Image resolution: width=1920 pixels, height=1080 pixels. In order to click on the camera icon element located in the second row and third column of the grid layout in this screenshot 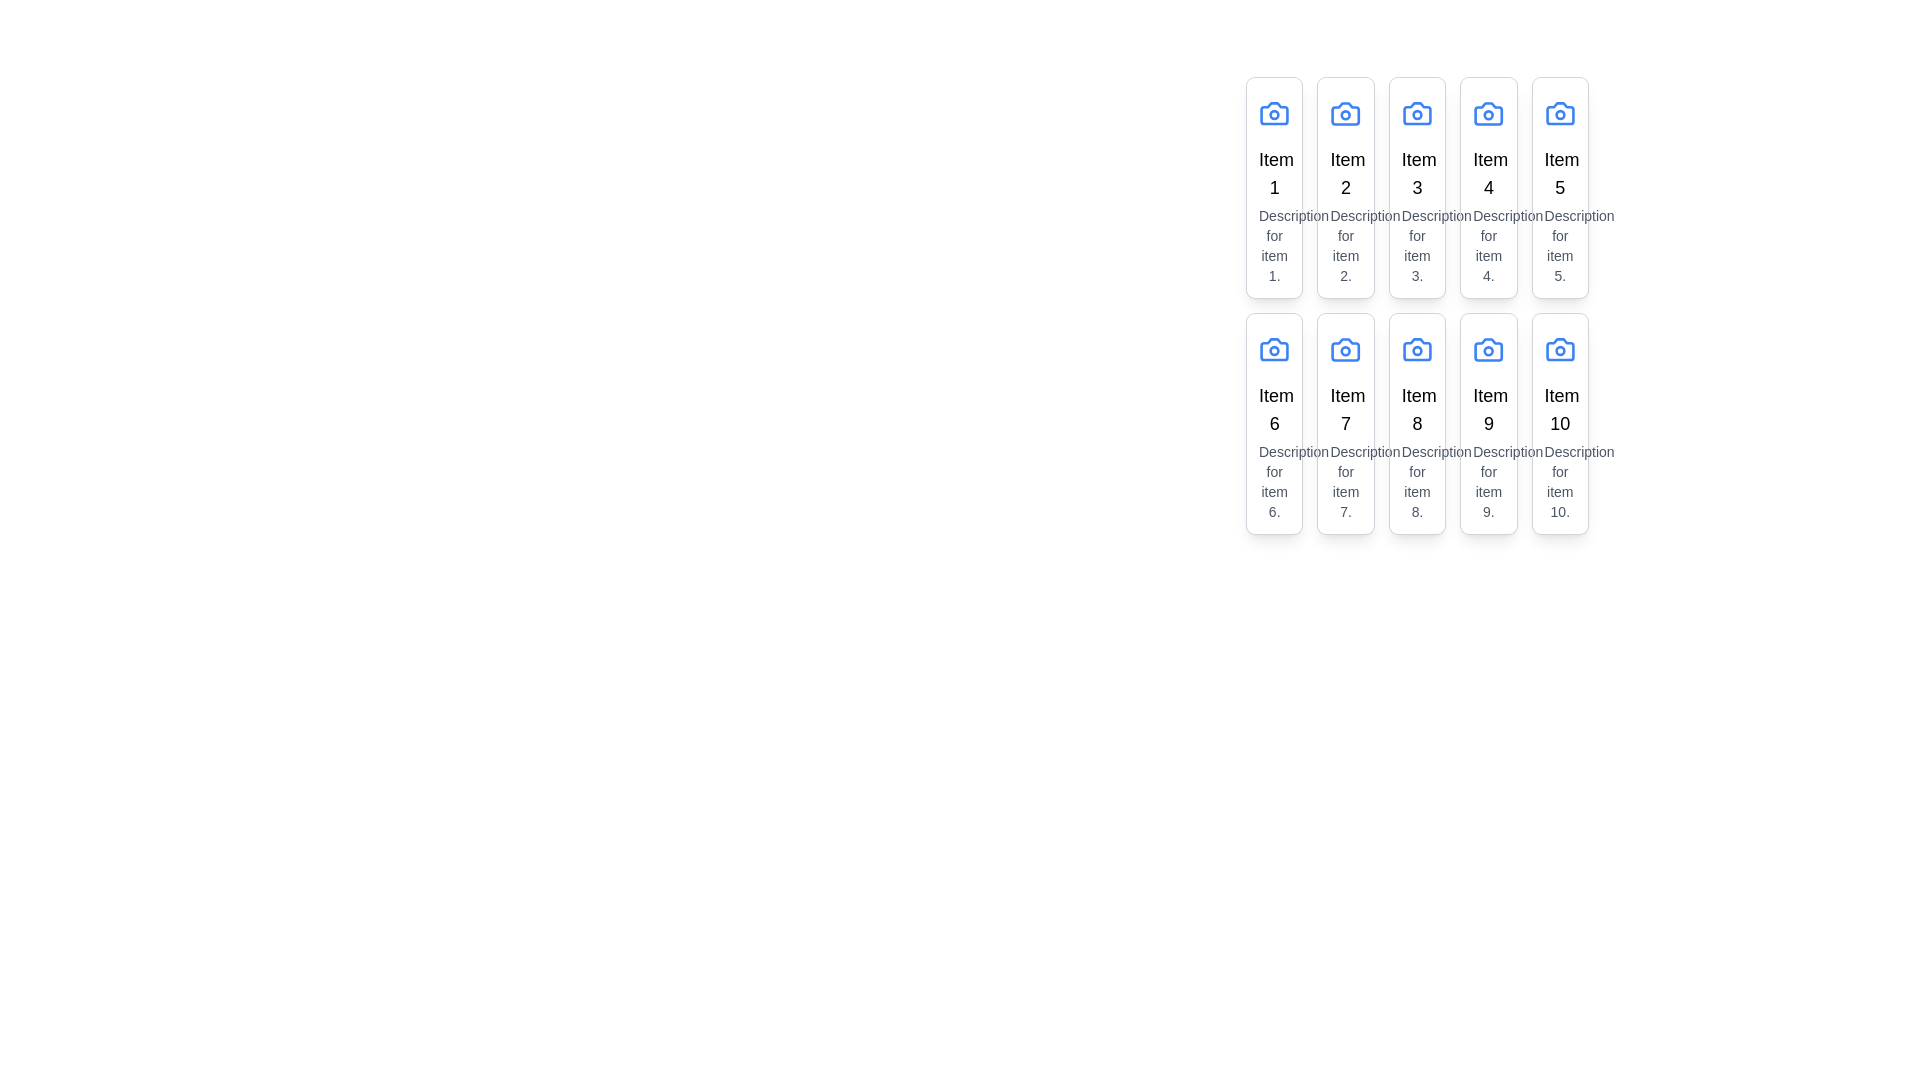, I will do `click(1416, 349)`.